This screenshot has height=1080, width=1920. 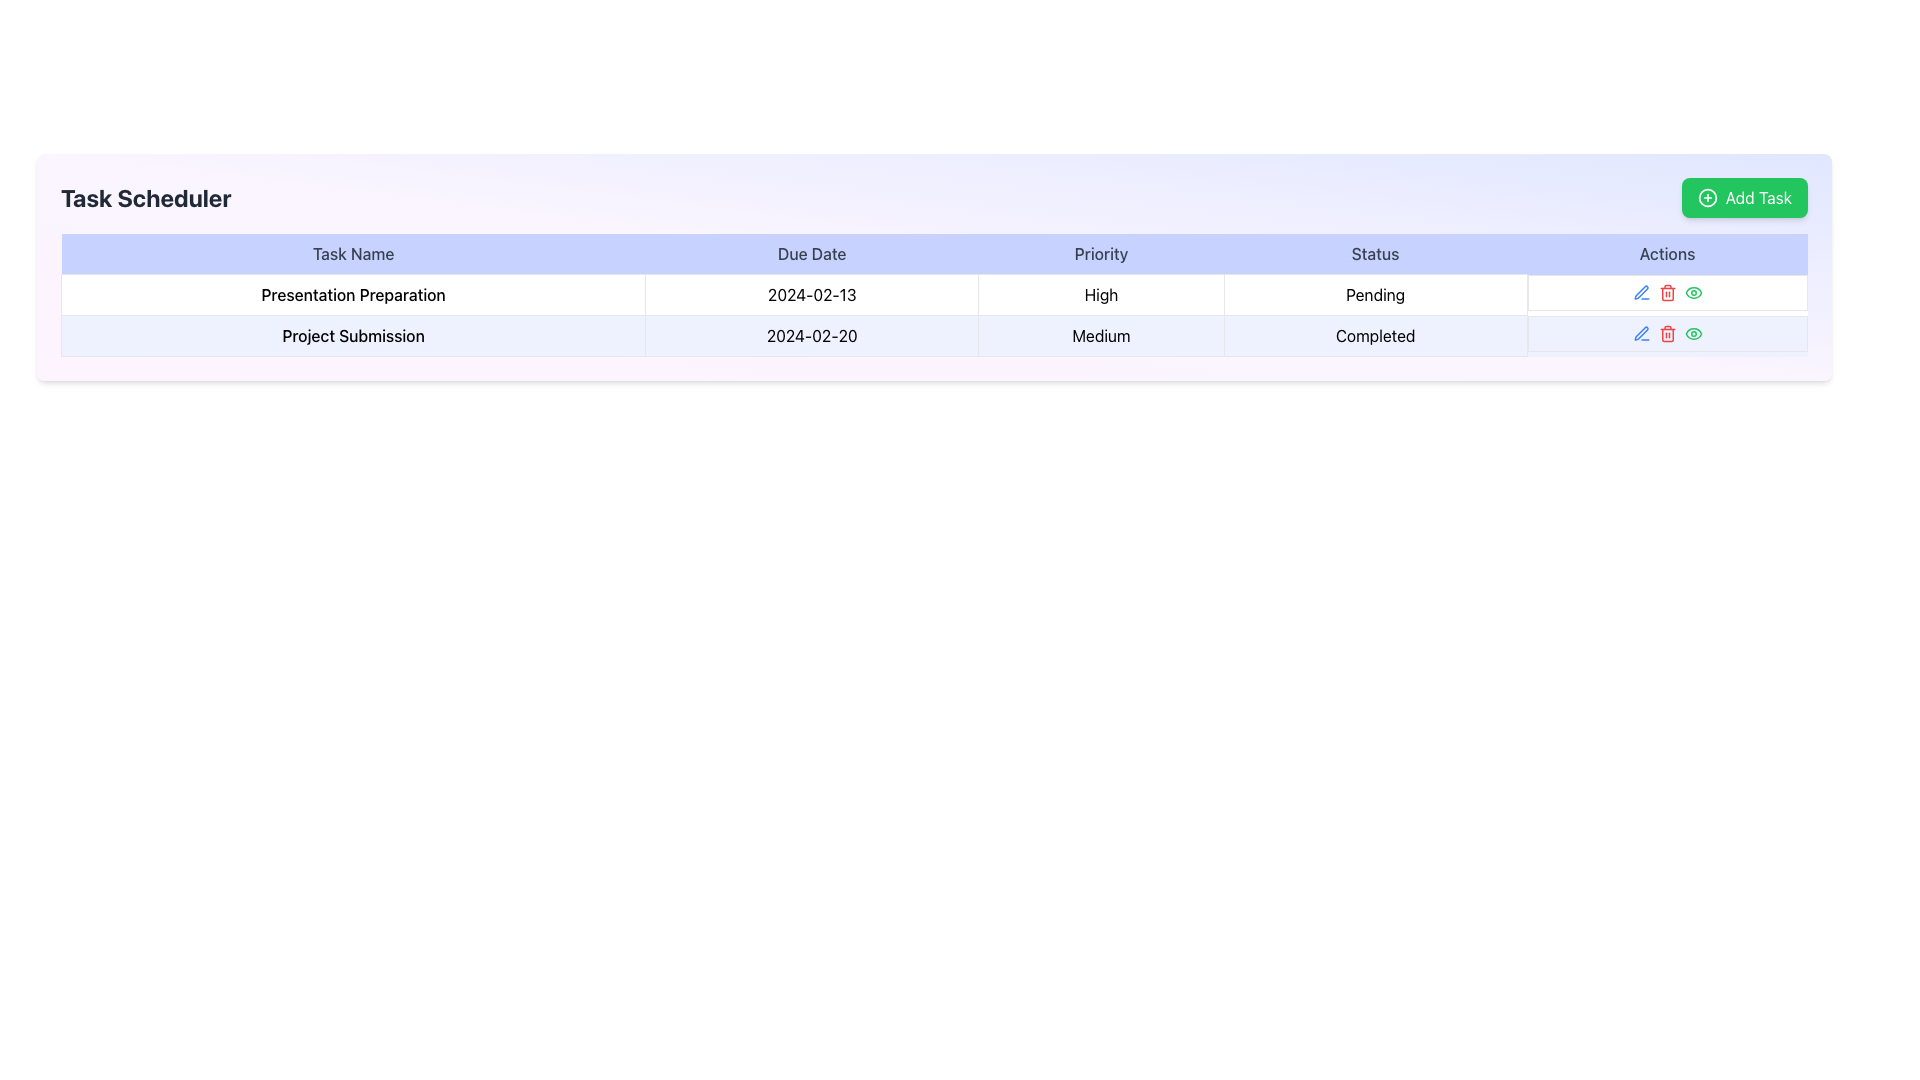 What do you see at coordinates (812, 294) in the screenshot?
I see `the static text label that displays the due date for the task 'Presentation Preparation', located in the second row under the 'Due Date' column` at bounding box center [812, 294].